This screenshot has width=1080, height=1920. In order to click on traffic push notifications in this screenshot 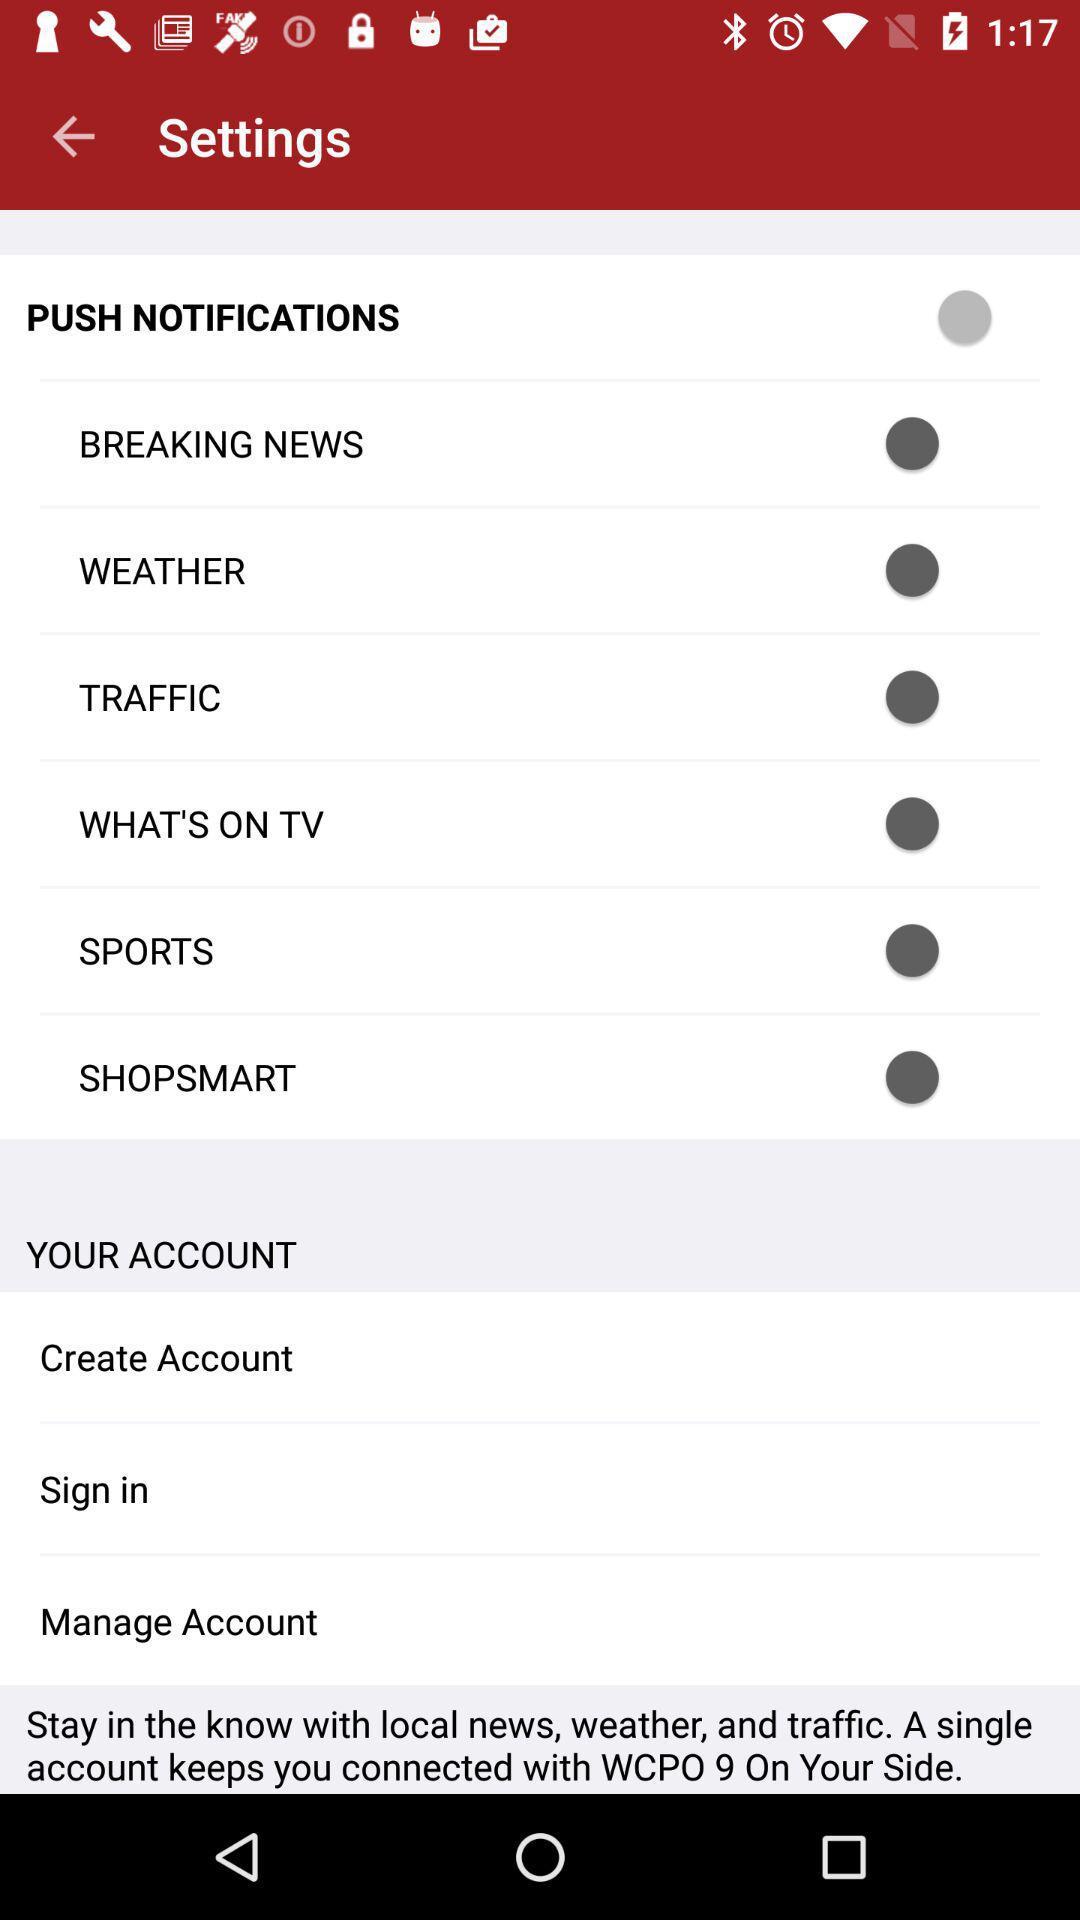, I will do `click(938, 697)`.